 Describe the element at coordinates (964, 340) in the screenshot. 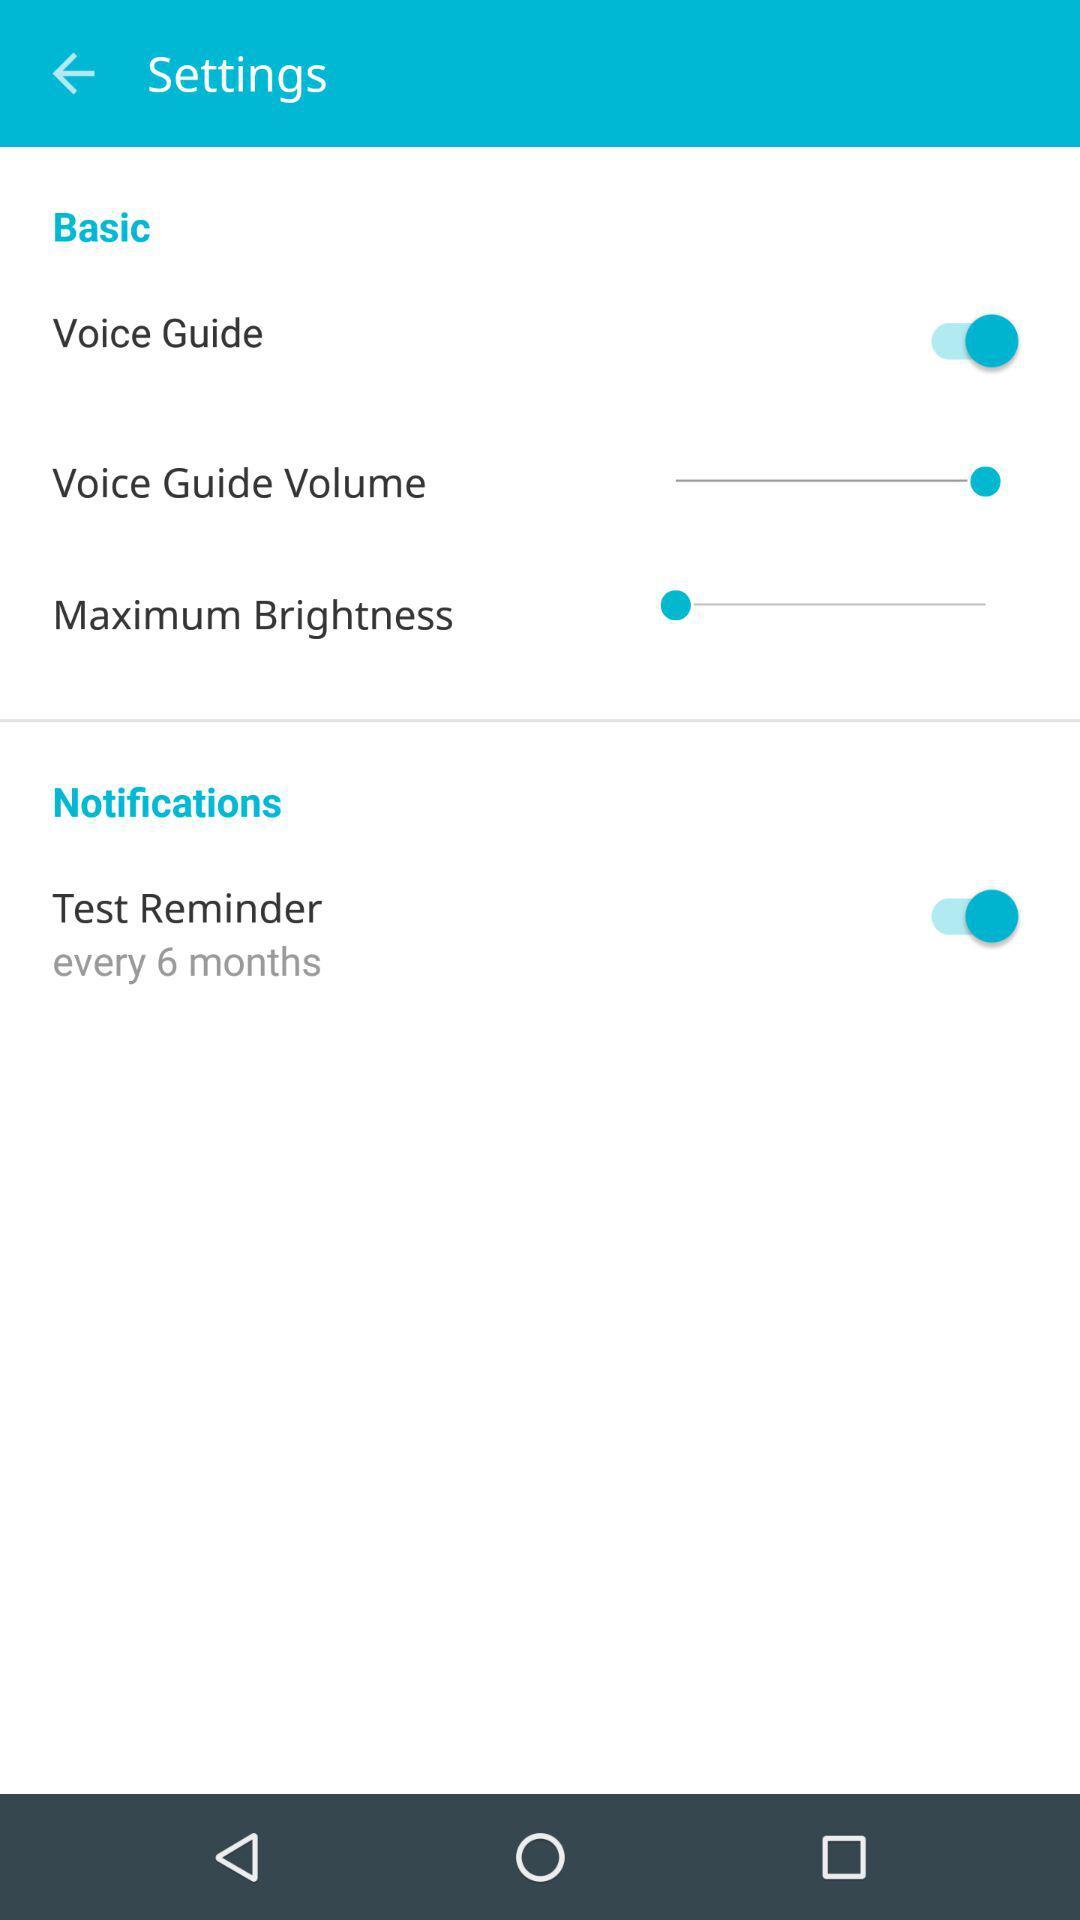

I see `icon next to the voice guide` at that location.